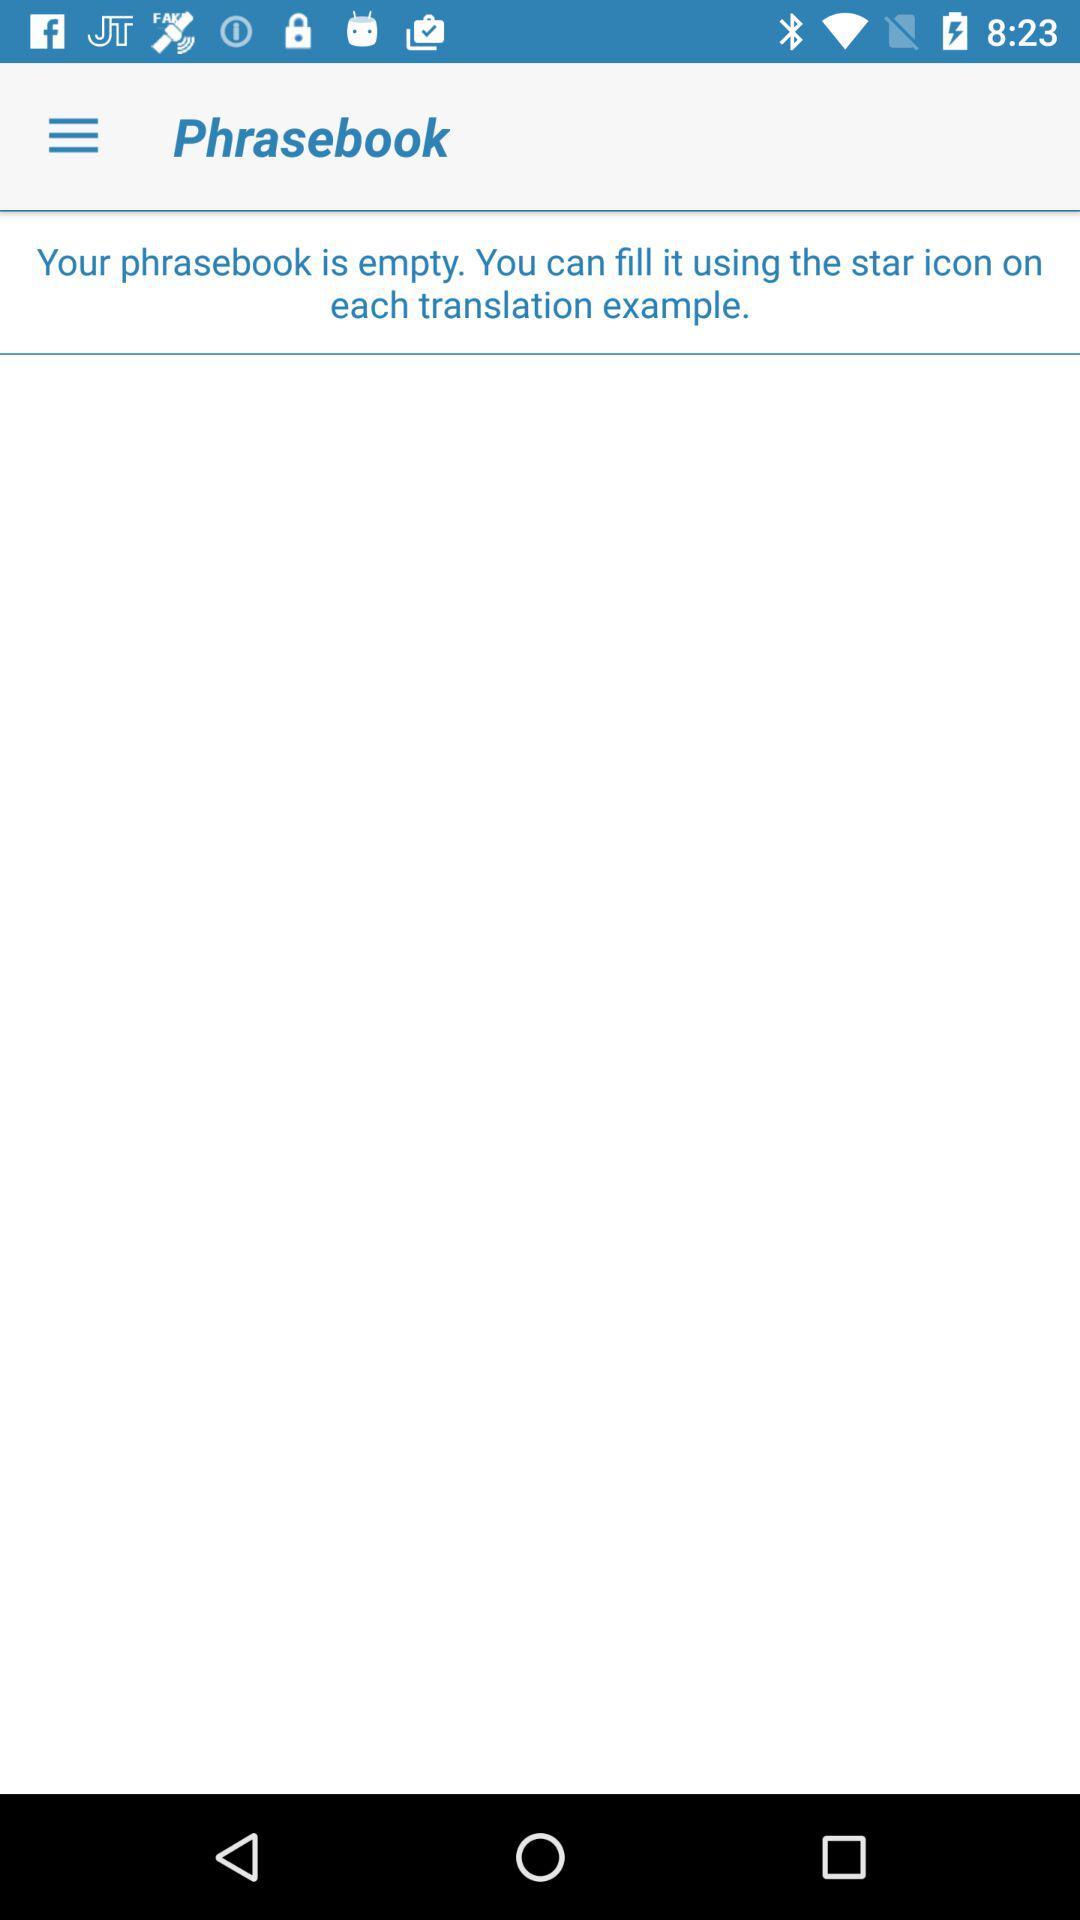 The width and height of the screenshot is (1080, 1920). I want to click on item below your phrasebook is icon, so click(540, 354).